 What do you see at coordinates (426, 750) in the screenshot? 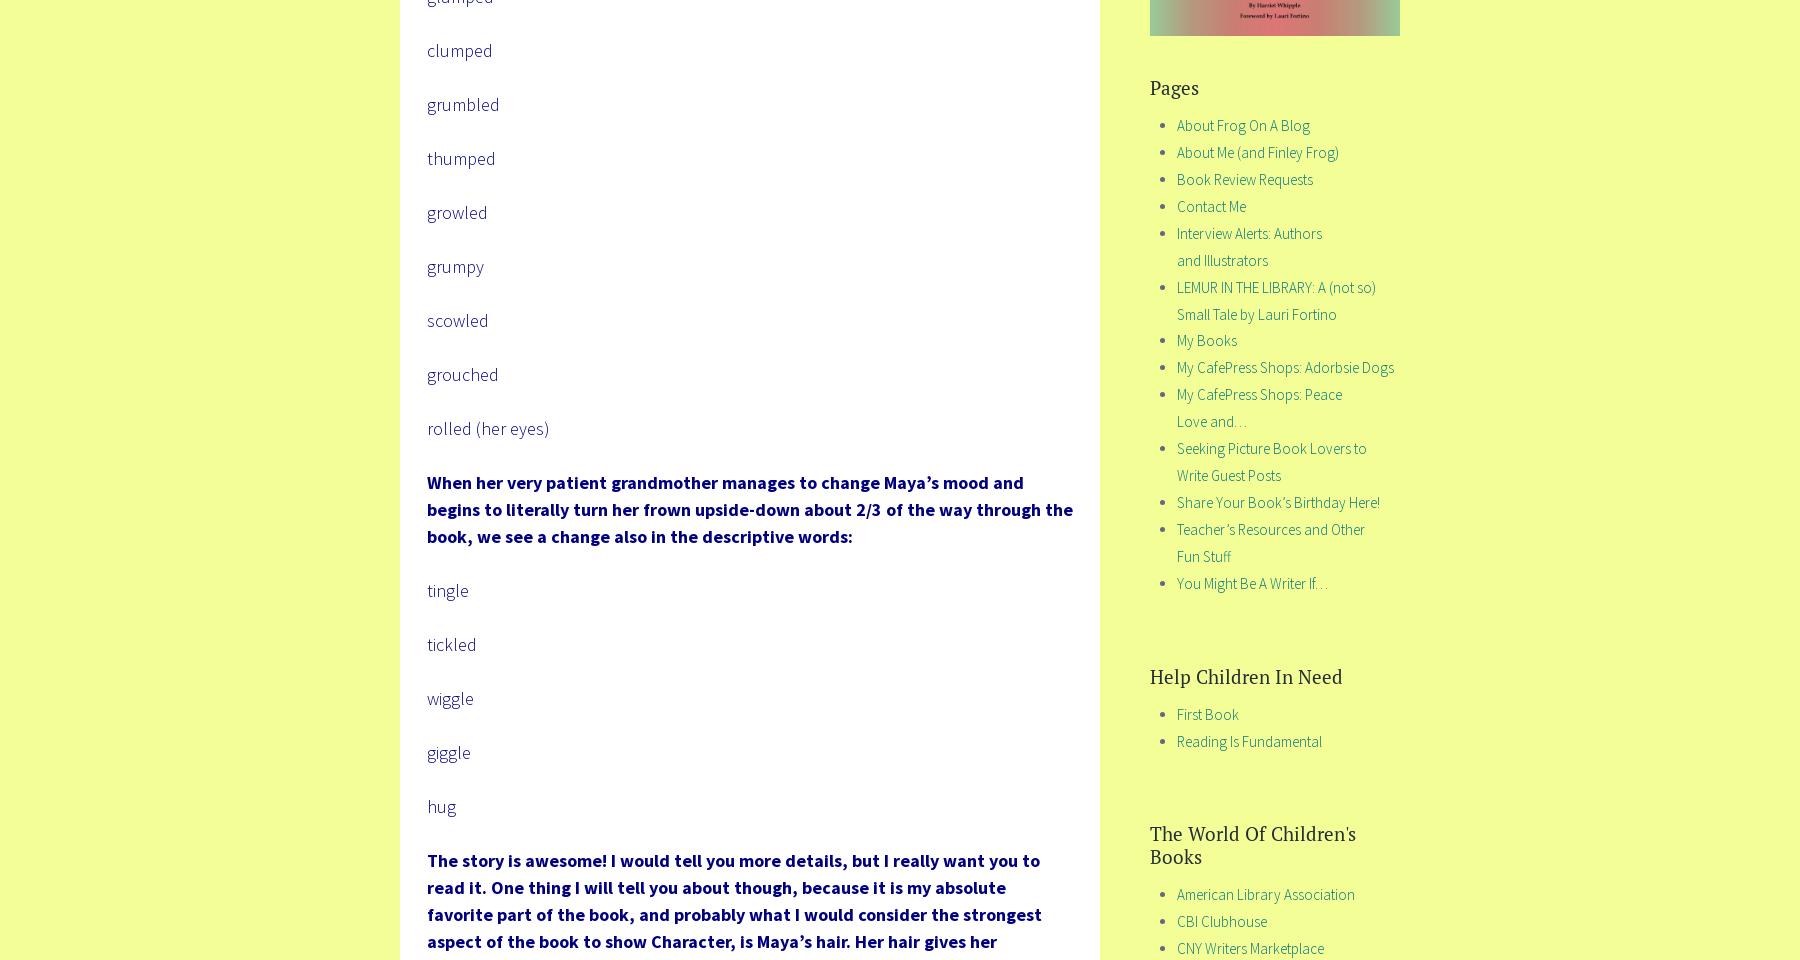
I see `'giggle'` at bounding box center [426, 750].